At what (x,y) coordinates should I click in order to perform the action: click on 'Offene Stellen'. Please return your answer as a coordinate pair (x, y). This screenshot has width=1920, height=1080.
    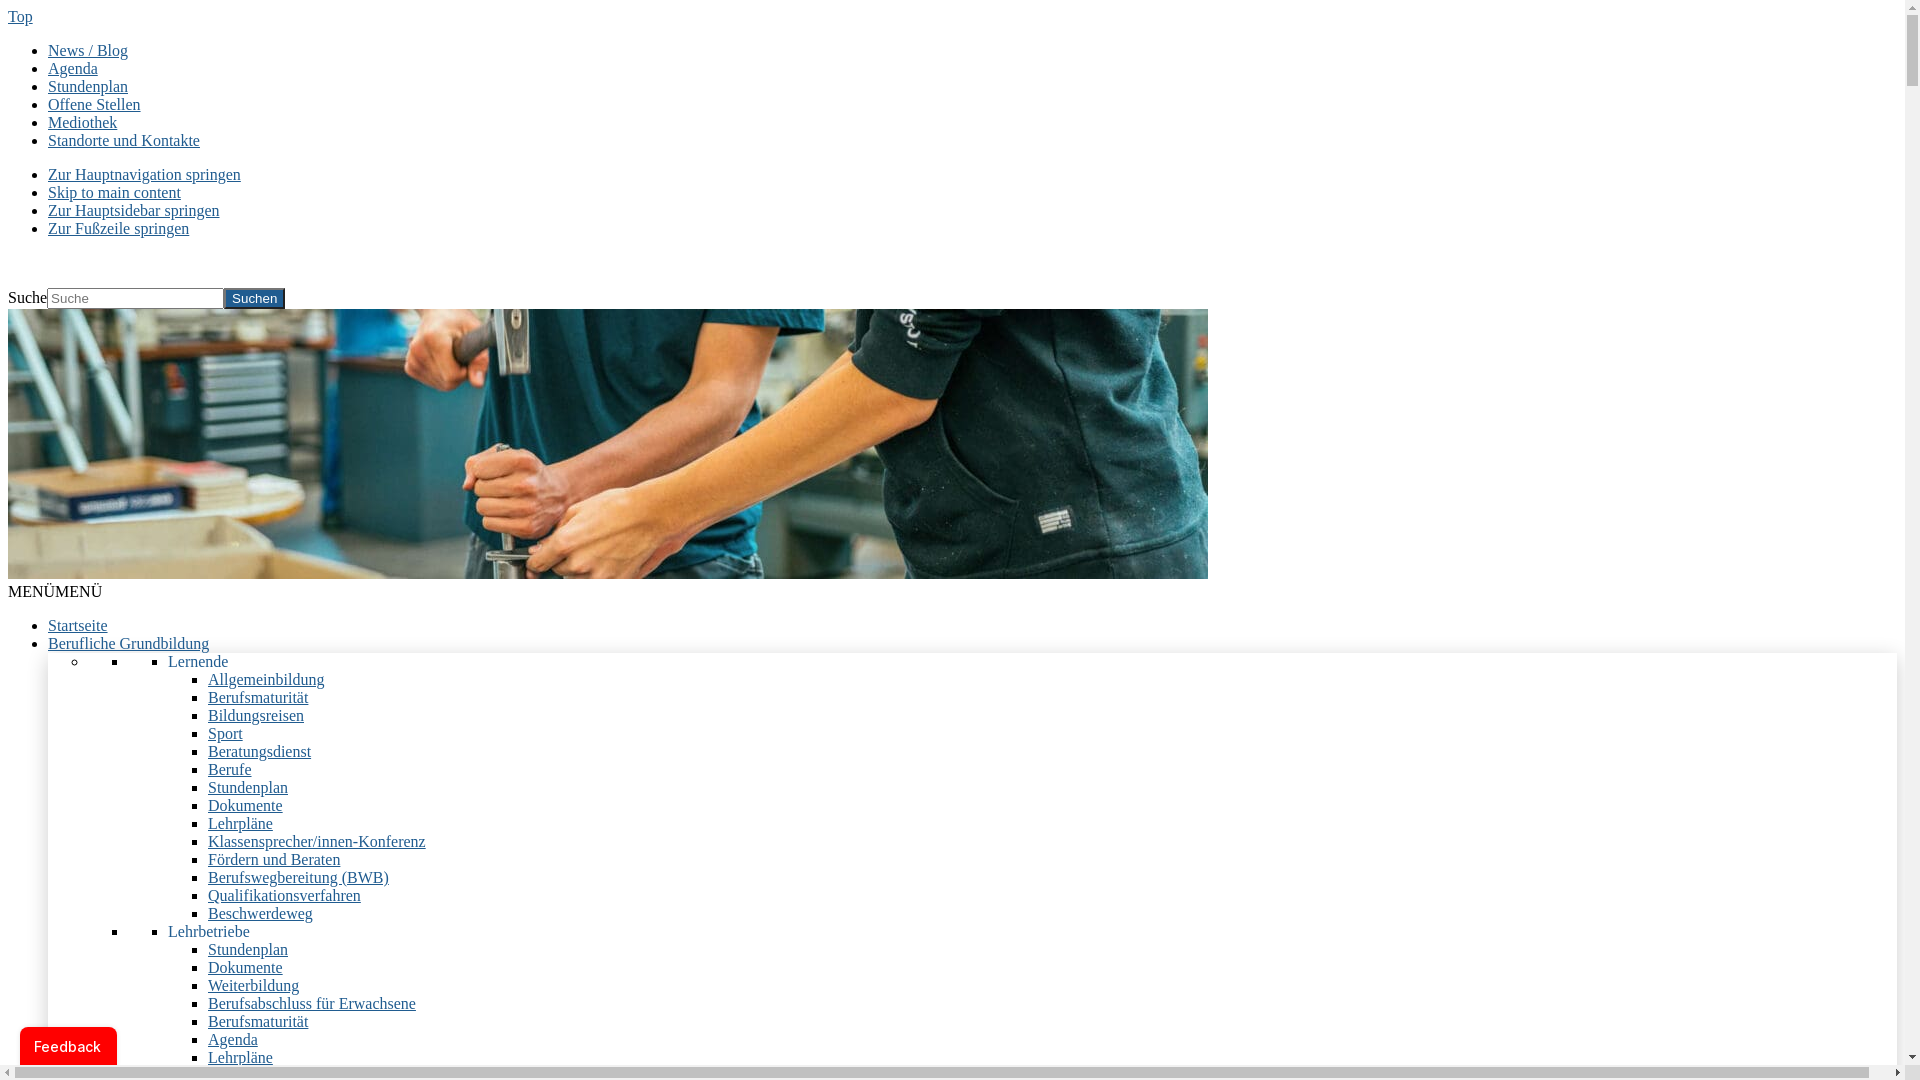
    Looking at the image, I should click on (93, 104).